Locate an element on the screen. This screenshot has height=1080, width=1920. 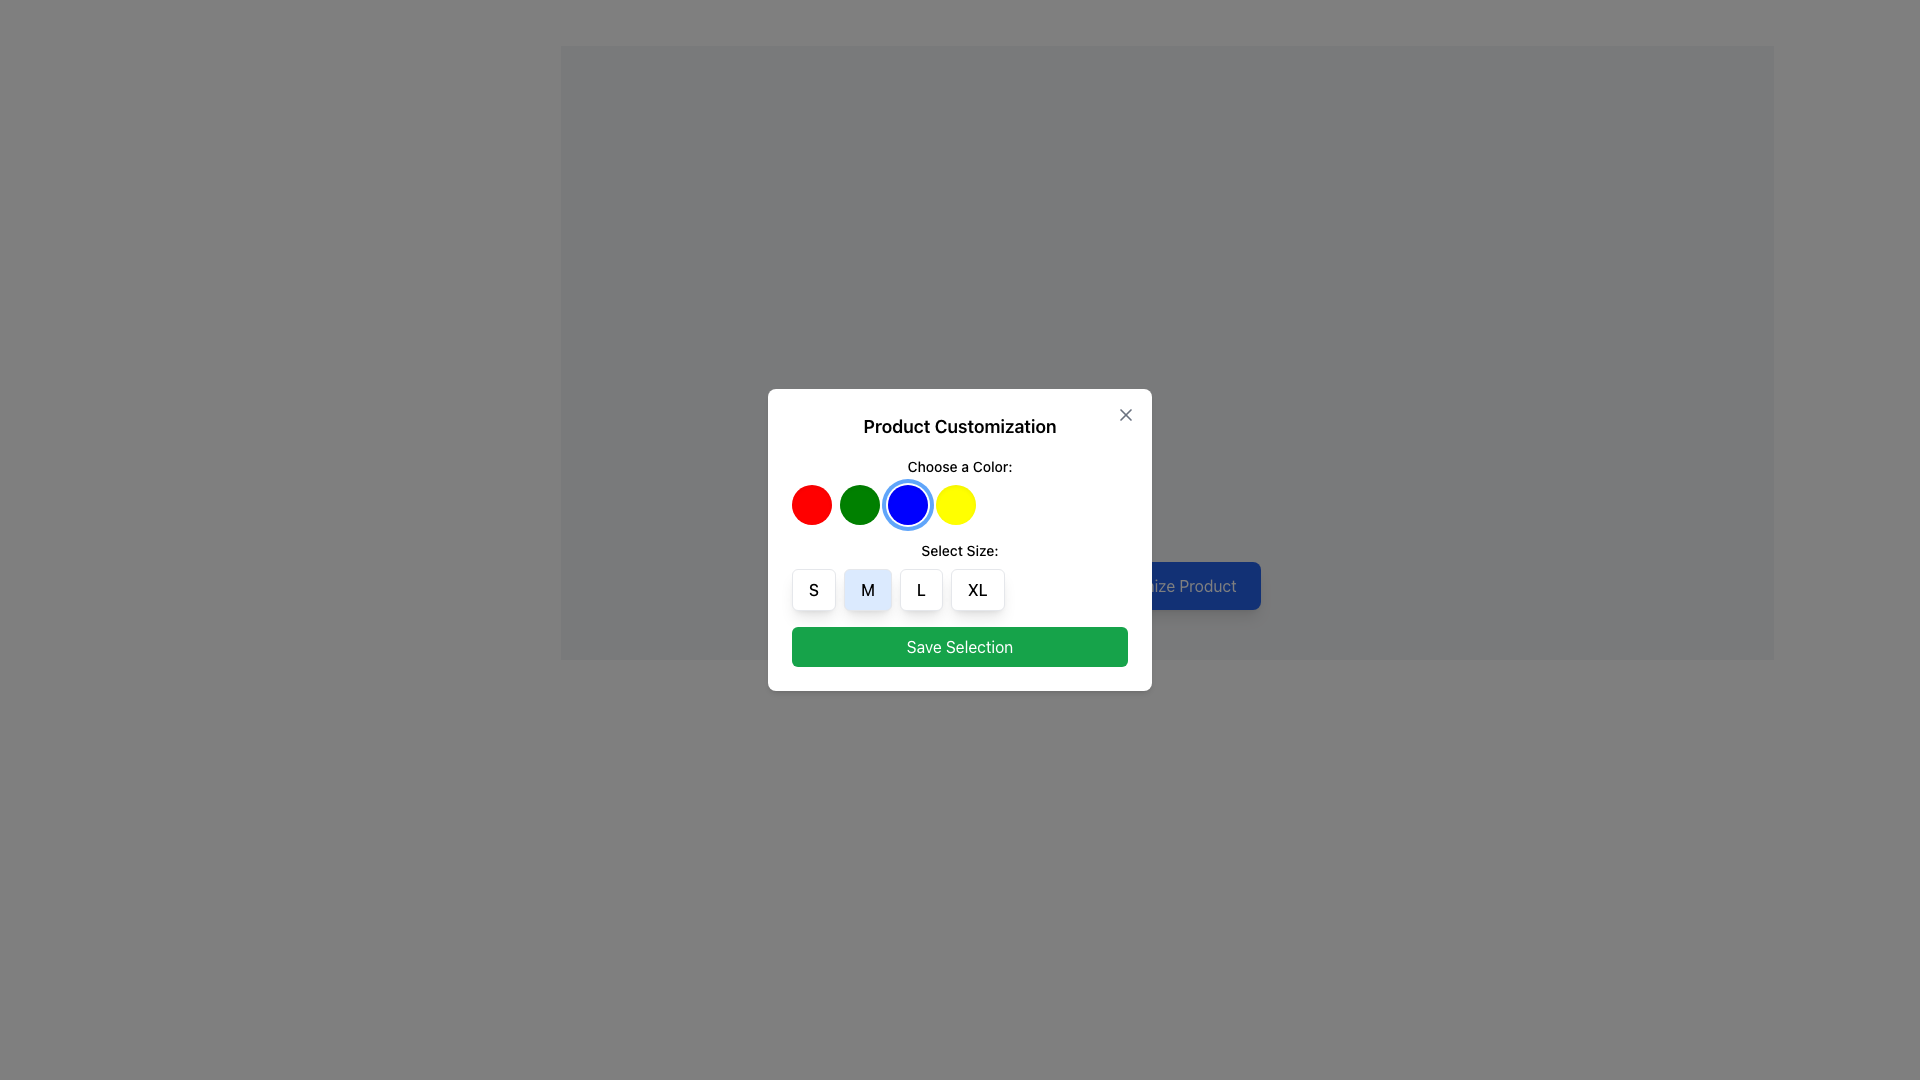
the green circular button located in the second position of a horizontal row of four buttons in a modal is located at coordinates (859, 504).